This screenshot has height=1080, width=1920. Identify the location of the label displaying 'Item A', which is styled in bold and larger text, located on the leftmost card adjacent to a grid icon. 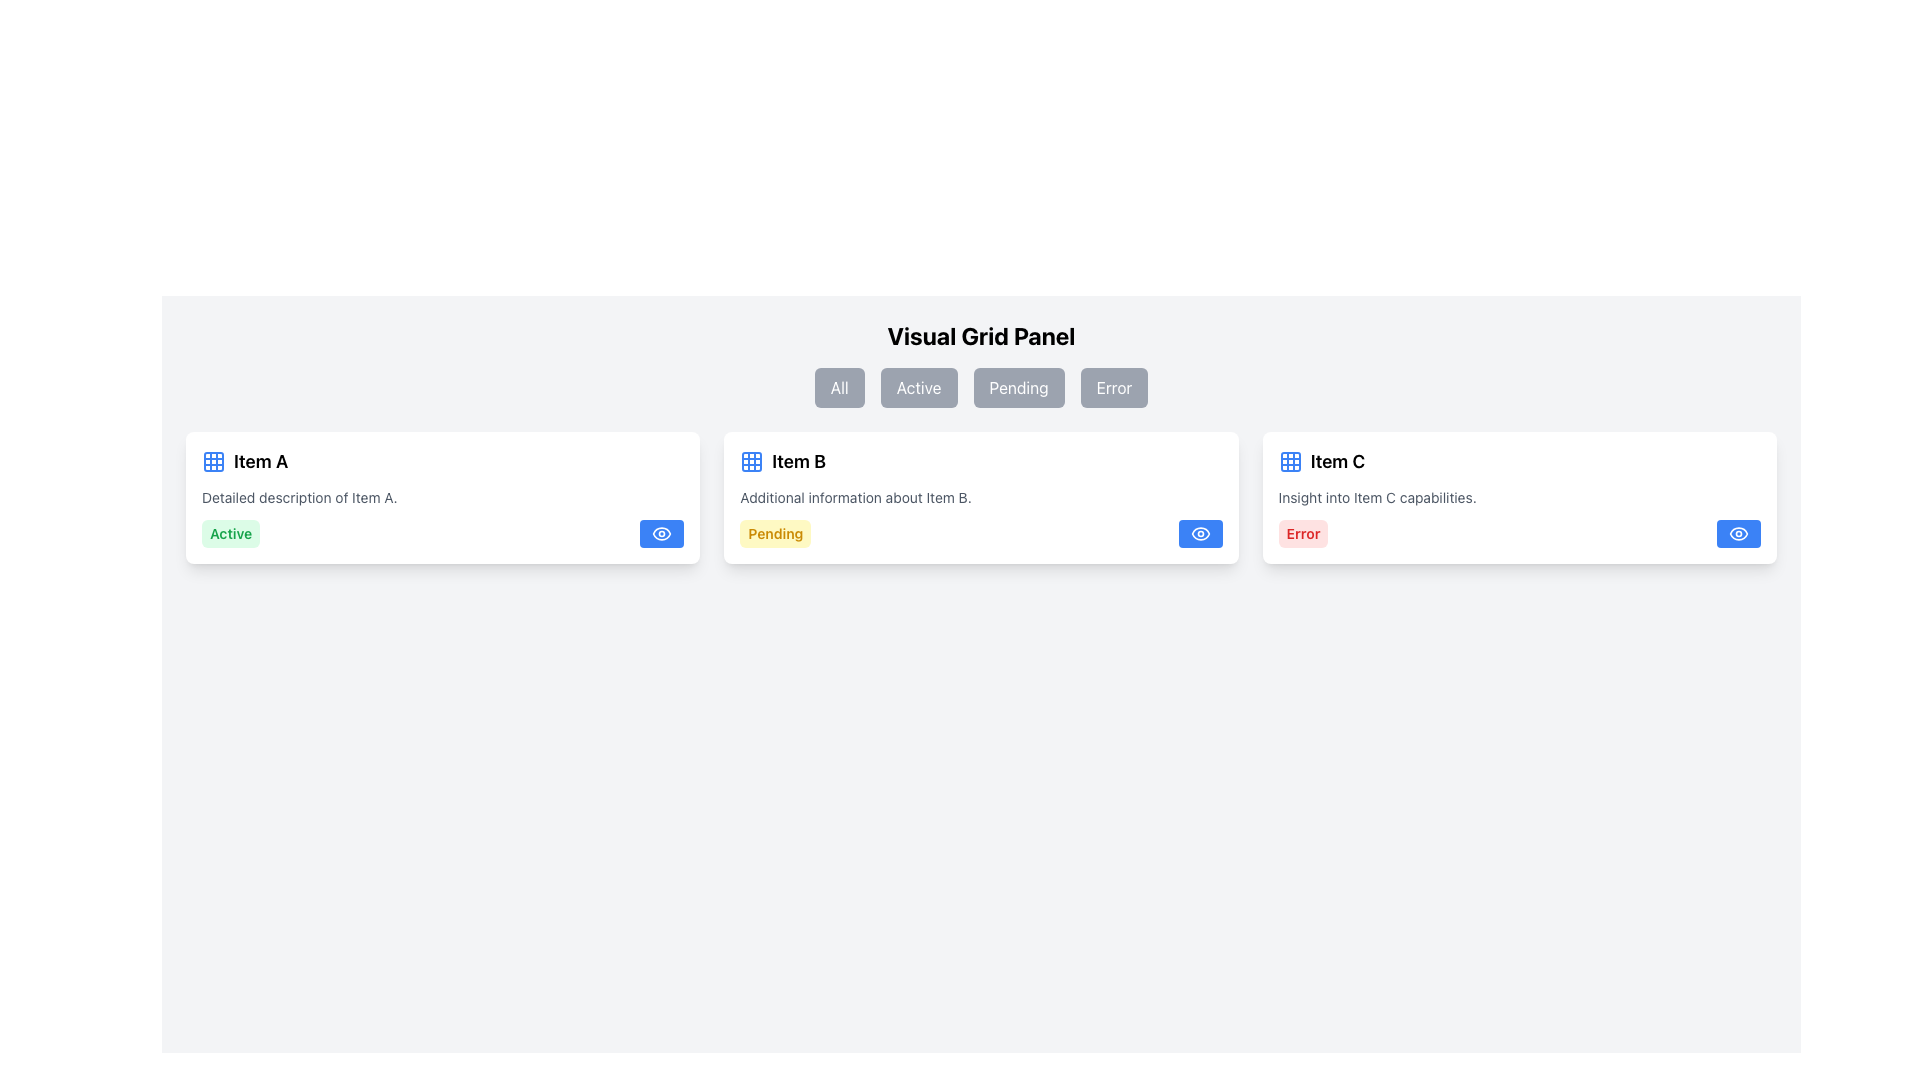
(260, 462).